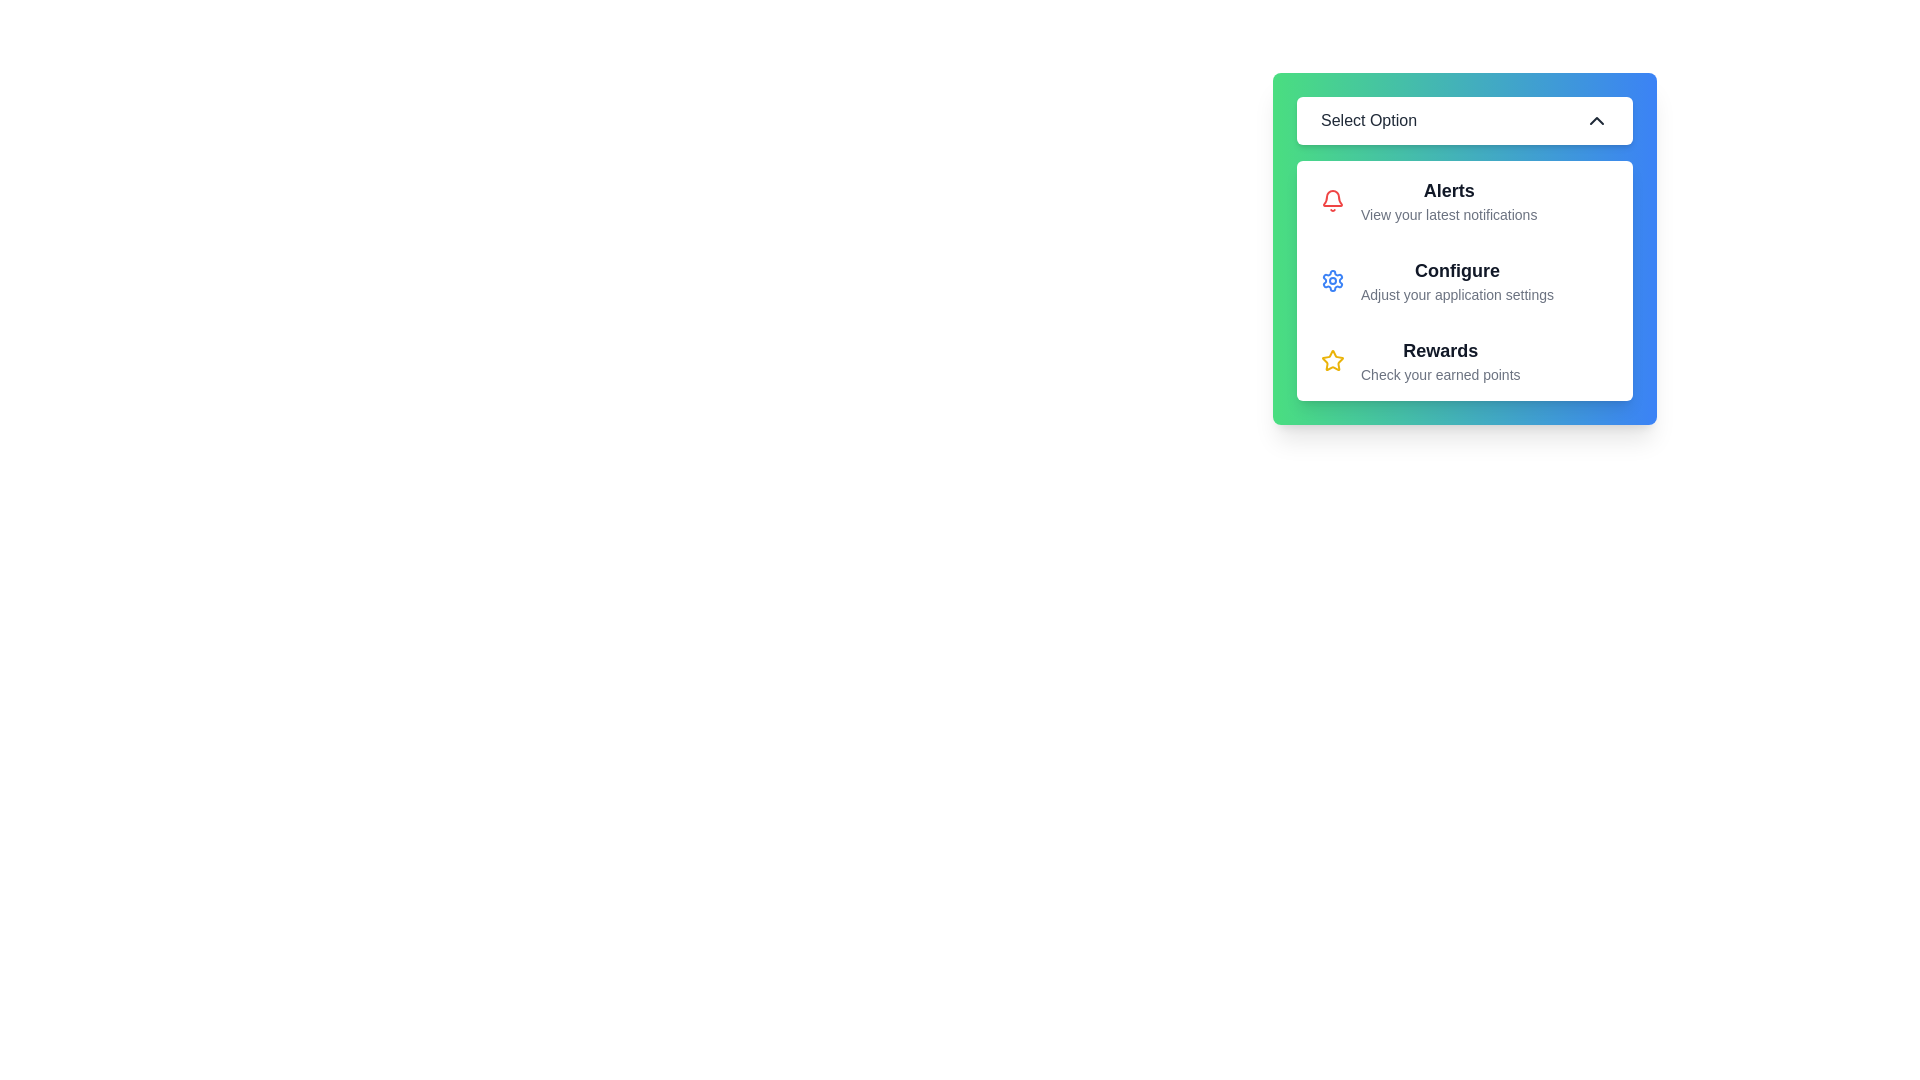  What do you see at coordinates (1464, 200) in the screenshot?
I see `the first option in the dropdown menu for recent notifications, which is indicated by a graphical icon and textual description` at bounding box center [1464, 200].